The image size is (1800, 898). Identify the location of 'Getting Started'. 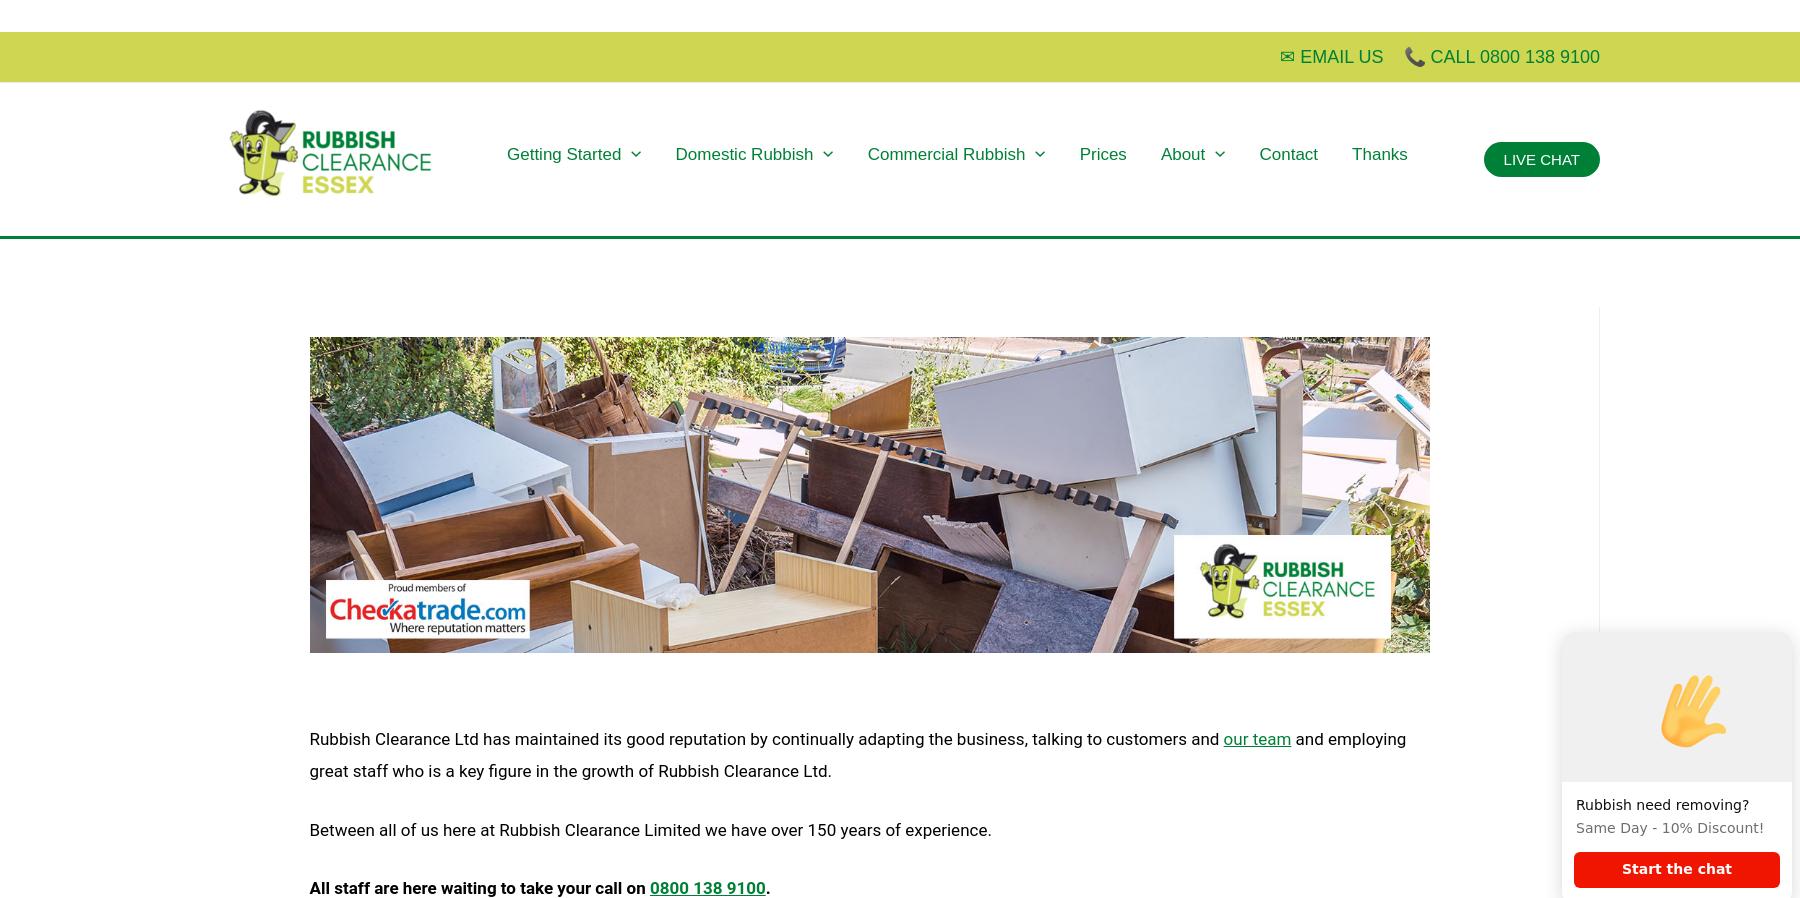
(506, 152).